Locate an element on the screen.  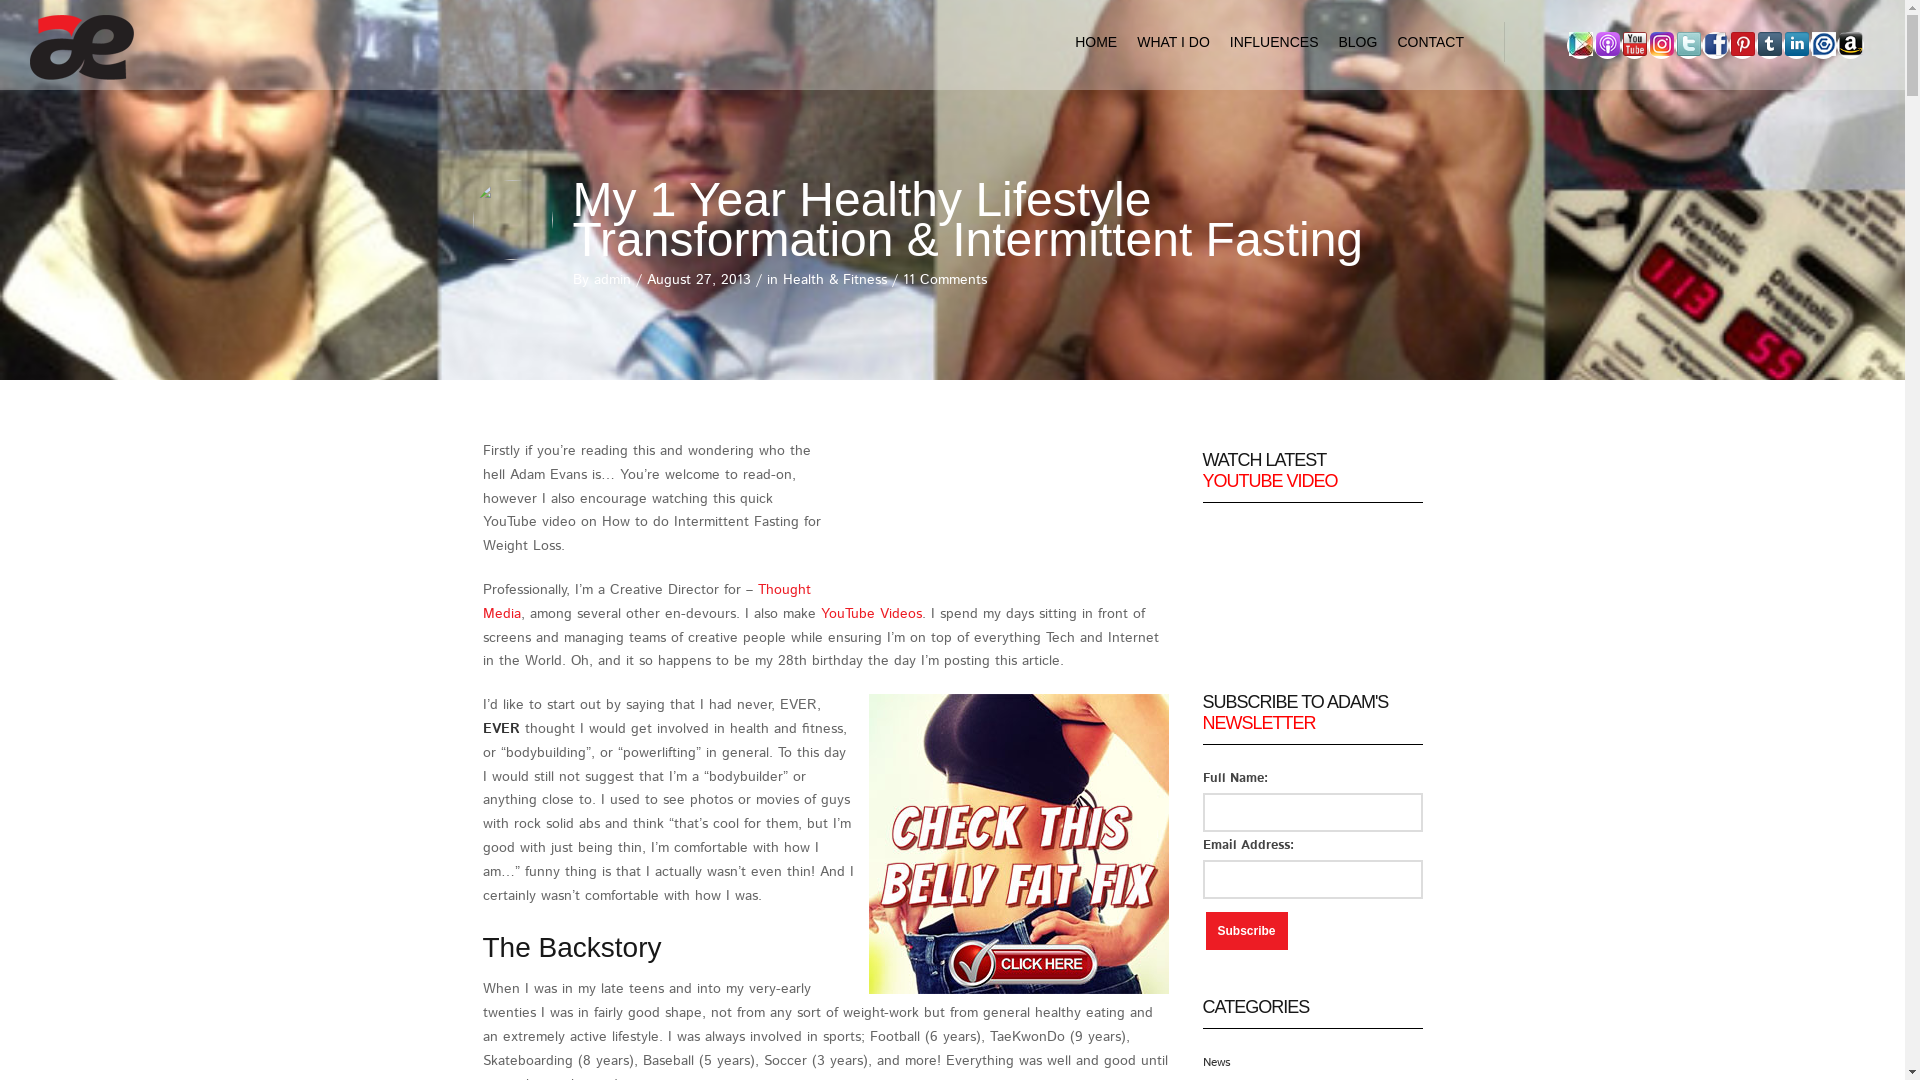
'HOME' is located at coordinates (1094, 42).